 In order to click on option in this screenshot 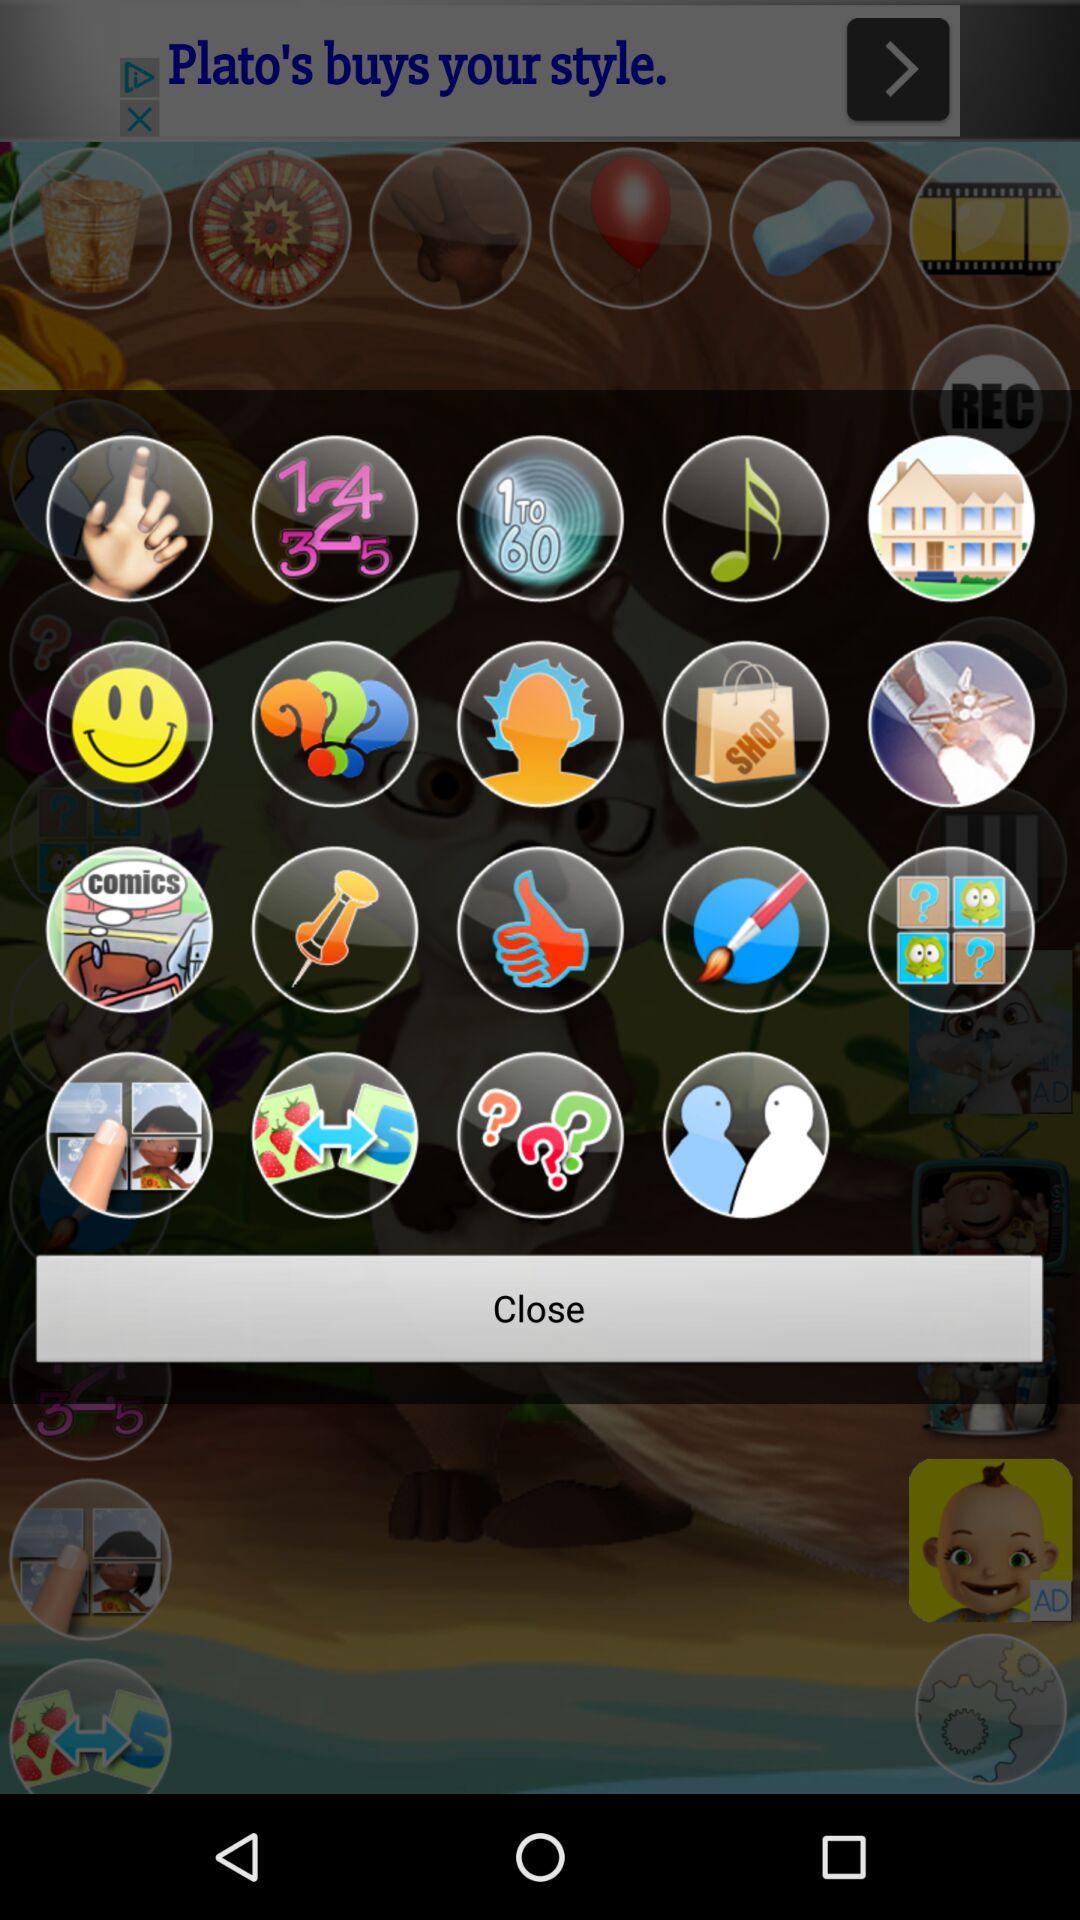, I will do `click(128, 723)`.